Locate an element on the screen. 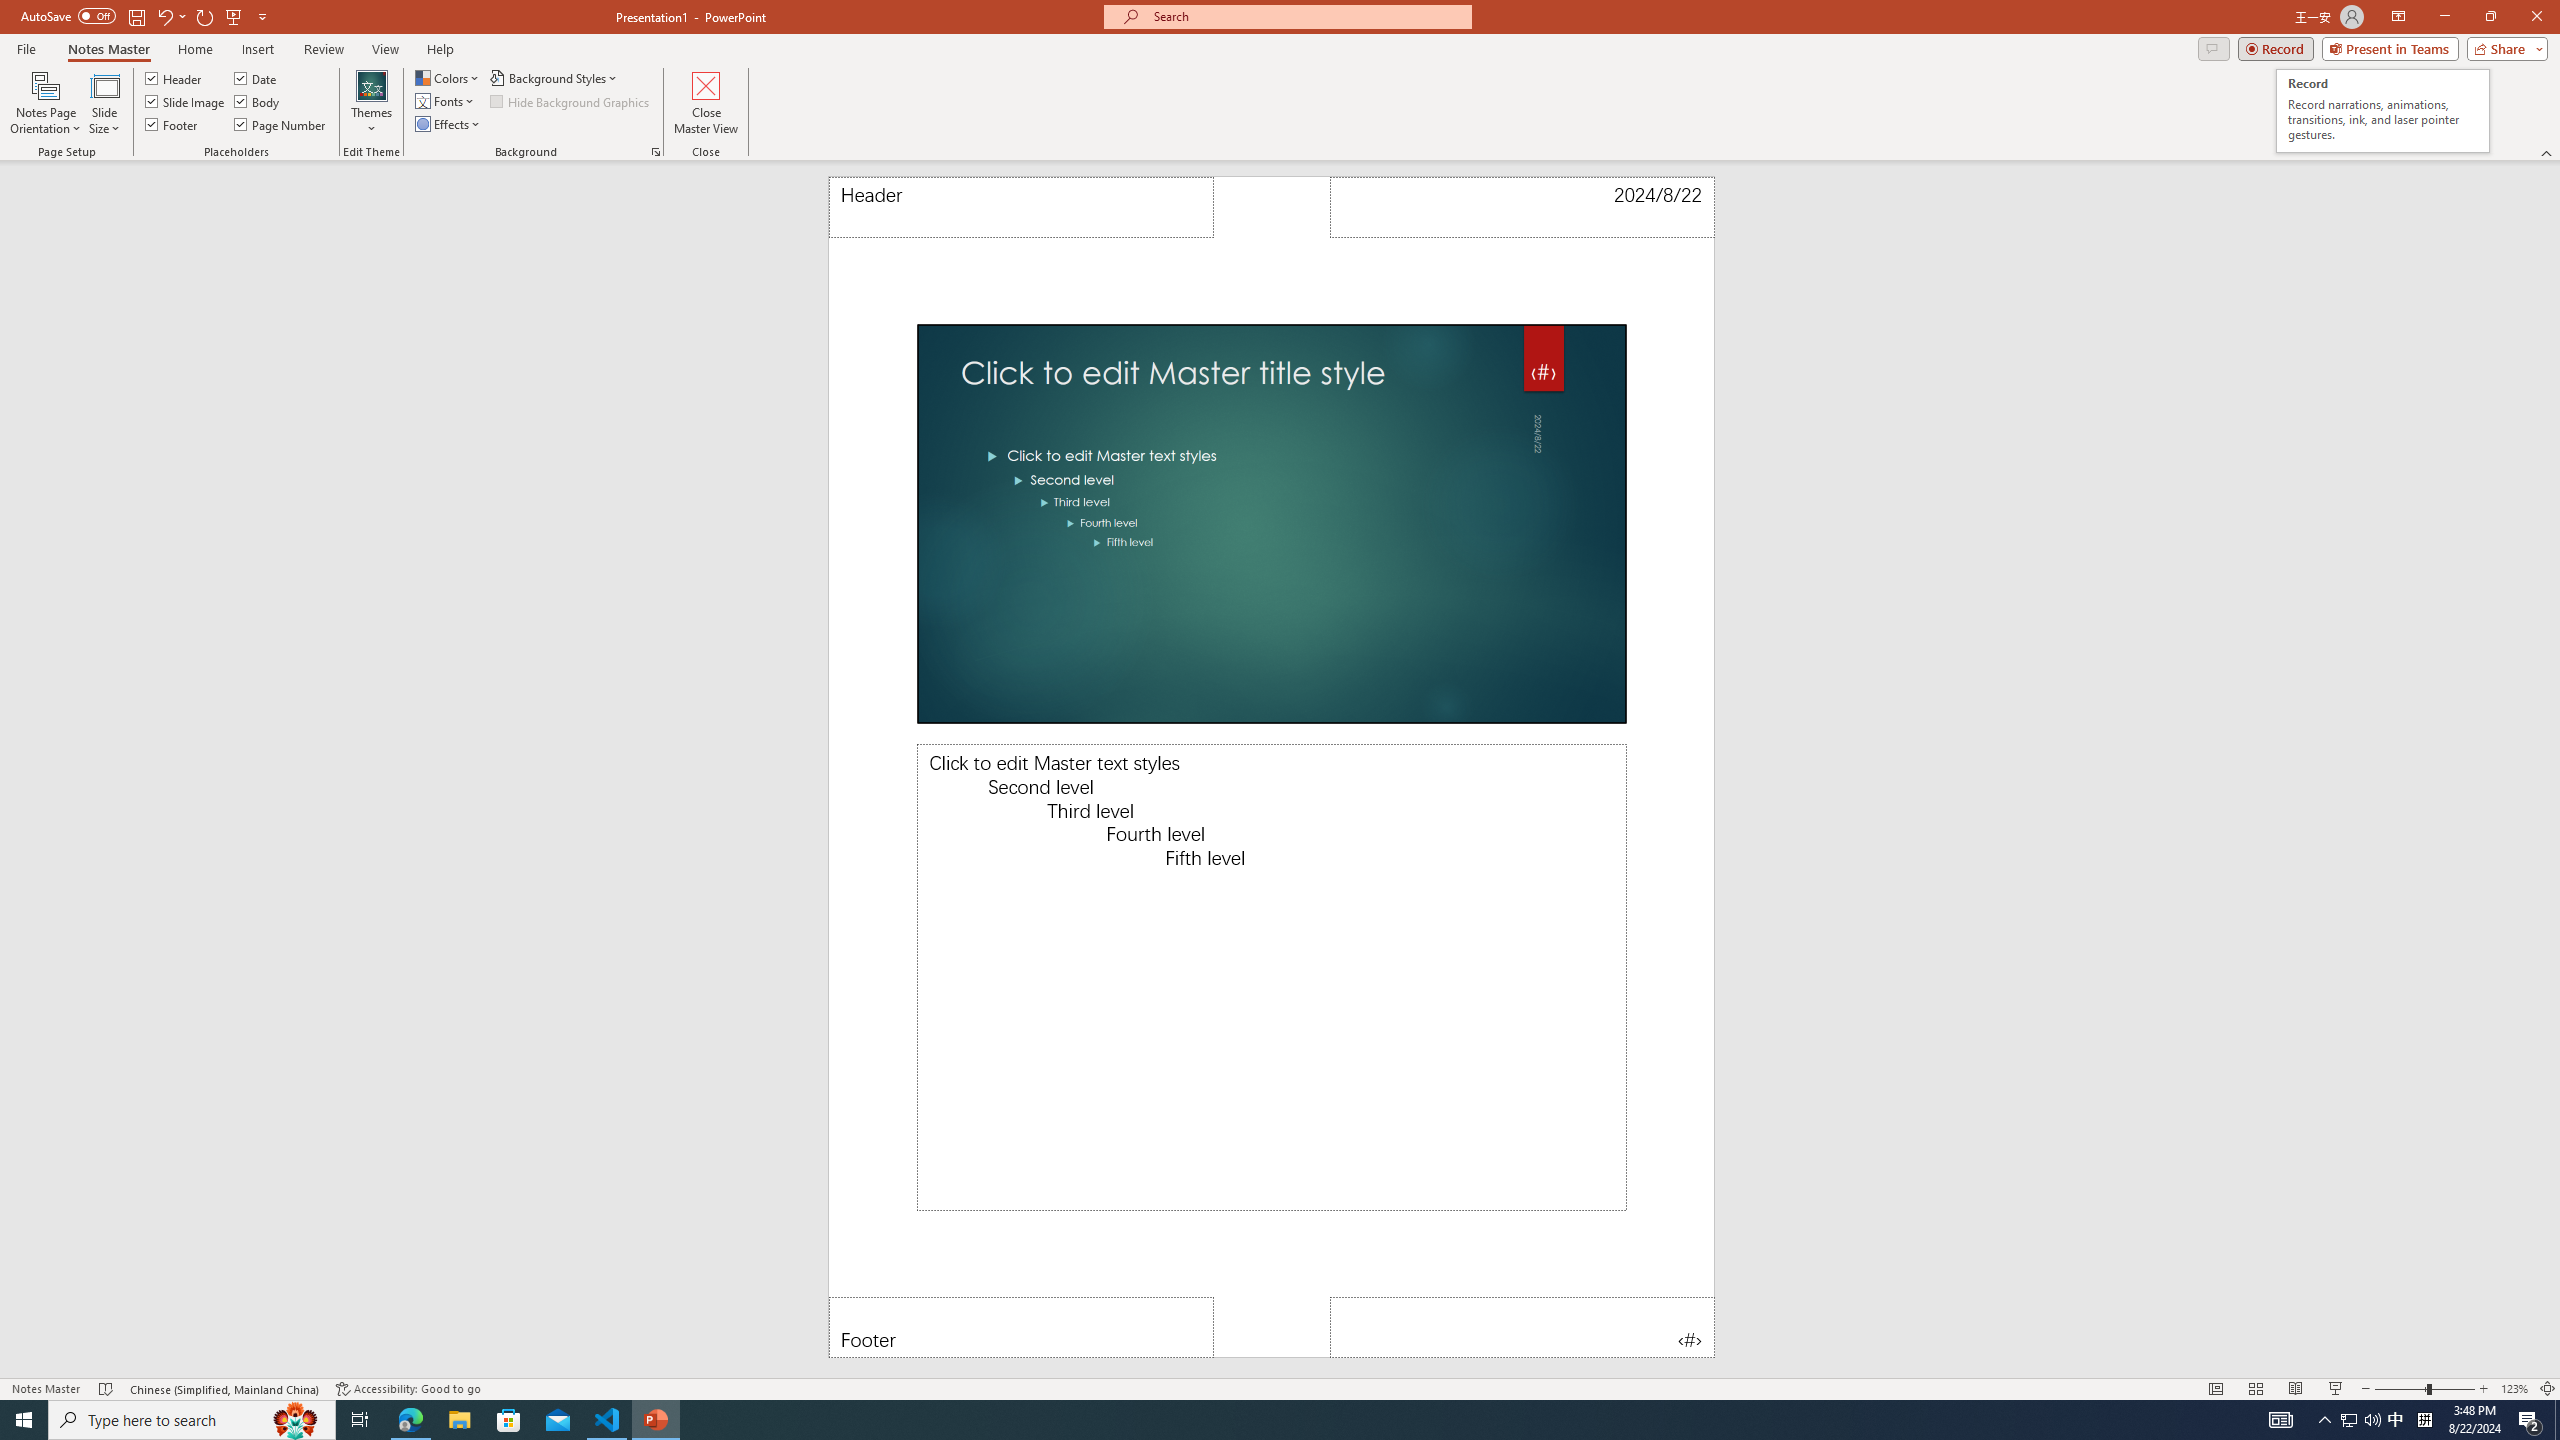 The width and height of the screenshot is (2560, 1440). 'Header' is located at coordinates (174, 77).